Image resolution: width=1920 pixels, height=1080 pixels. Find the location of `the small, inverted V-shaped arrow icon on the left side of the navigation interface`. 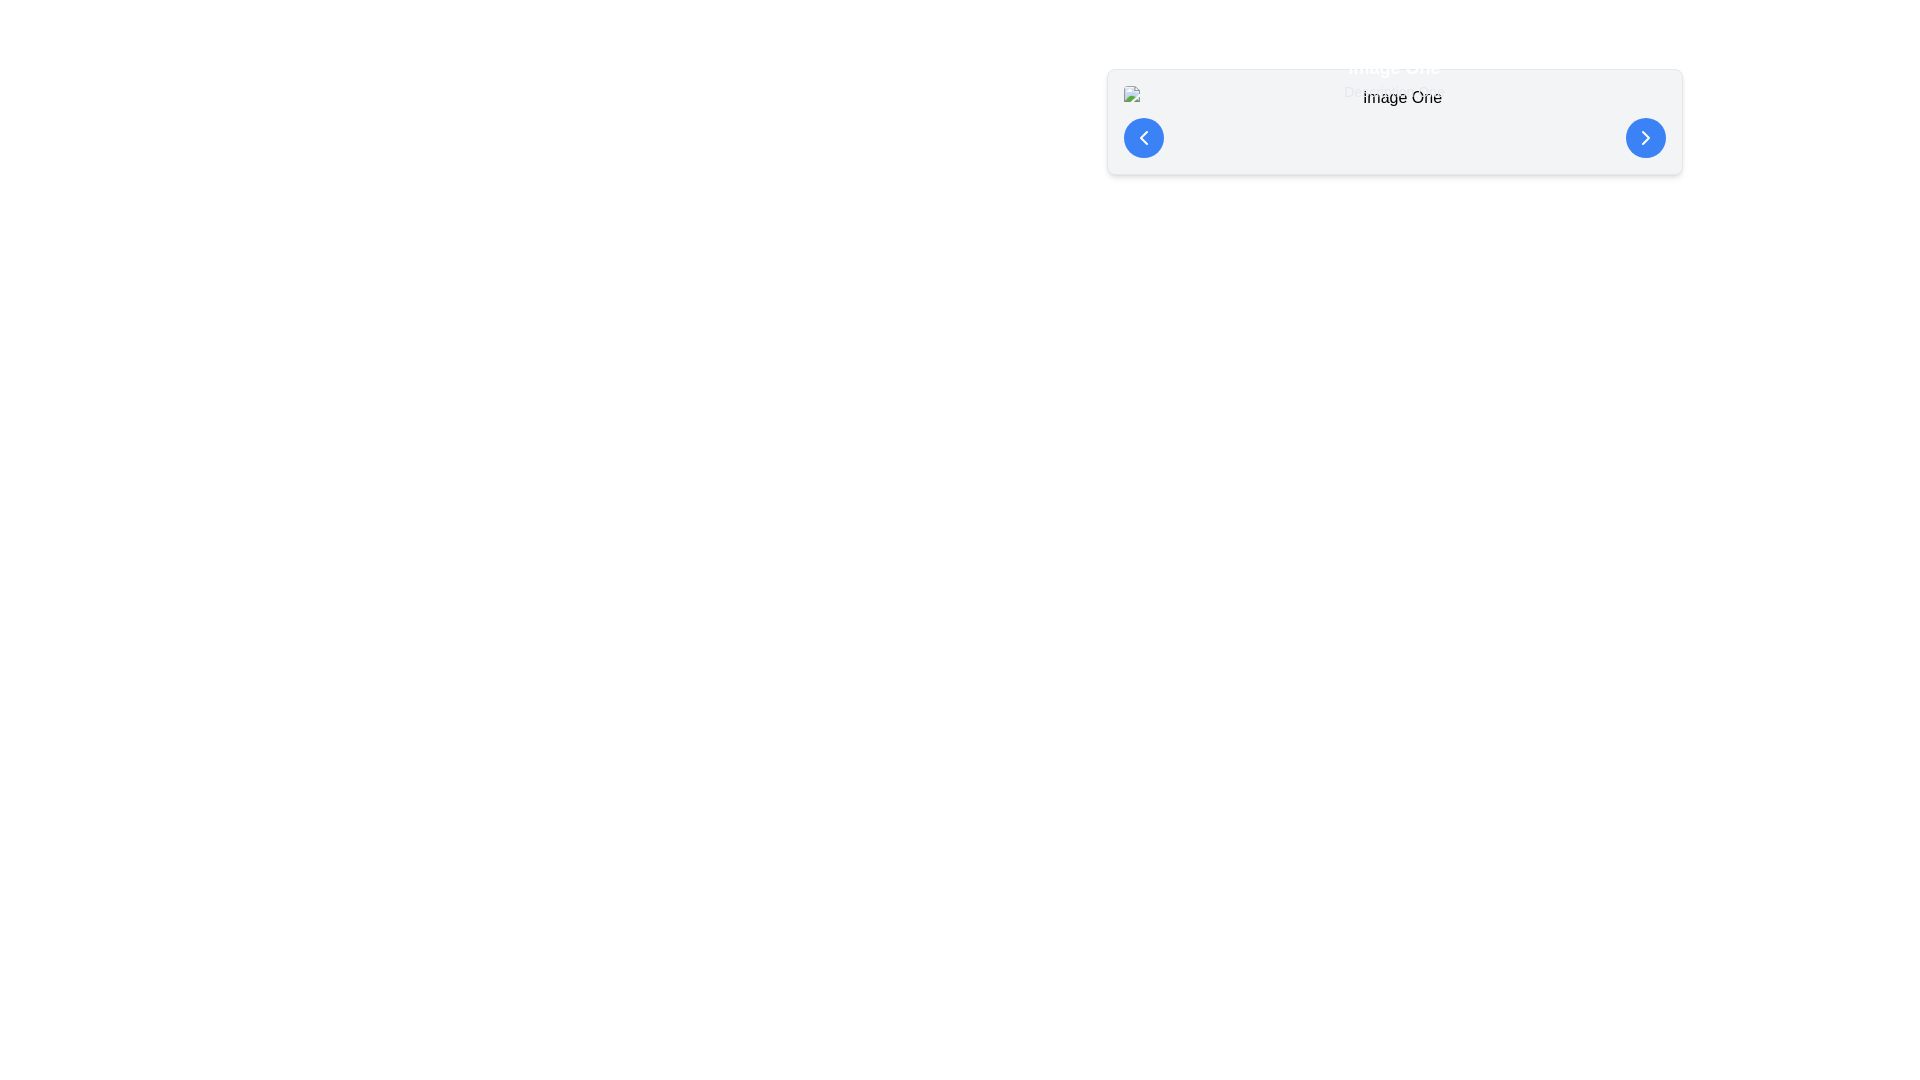

the small, inverted V-shaped arrow icon on the left side of the navigation interface is located at coordinates (1143, 137).